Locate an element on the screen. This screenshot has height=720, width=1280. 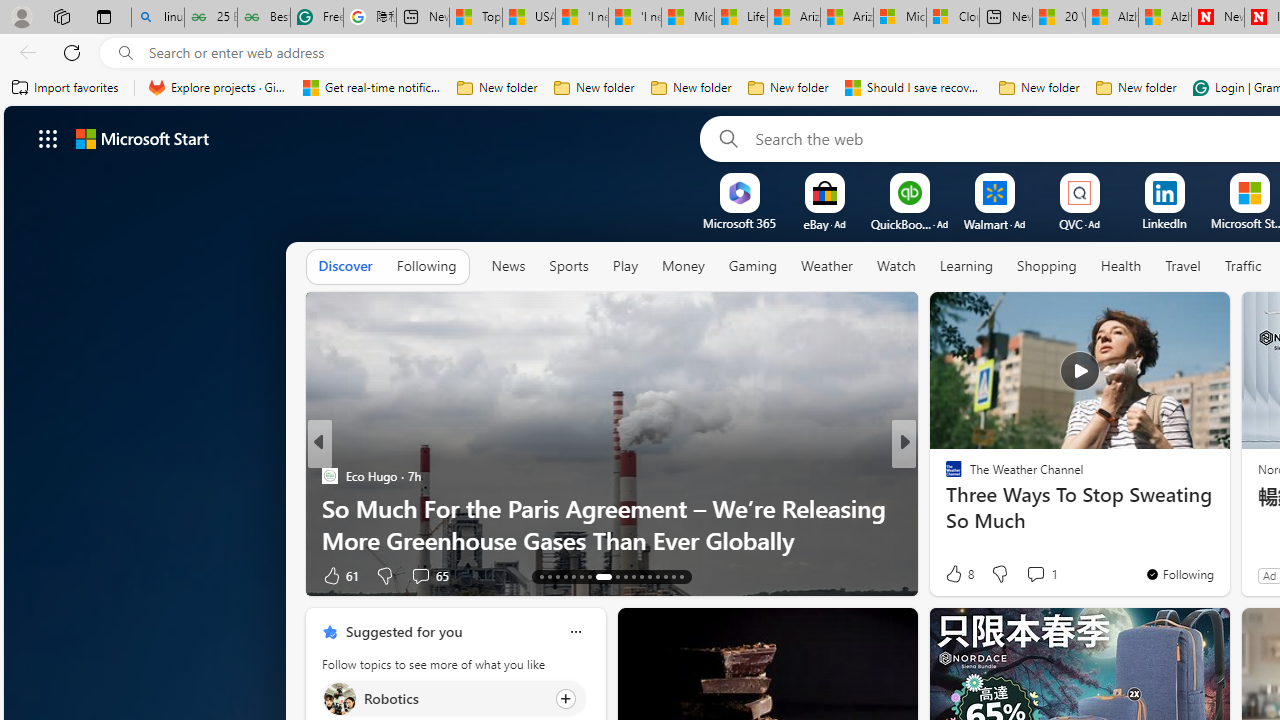
'AutomationID: tab-29' is located at coordinates (681, 577).